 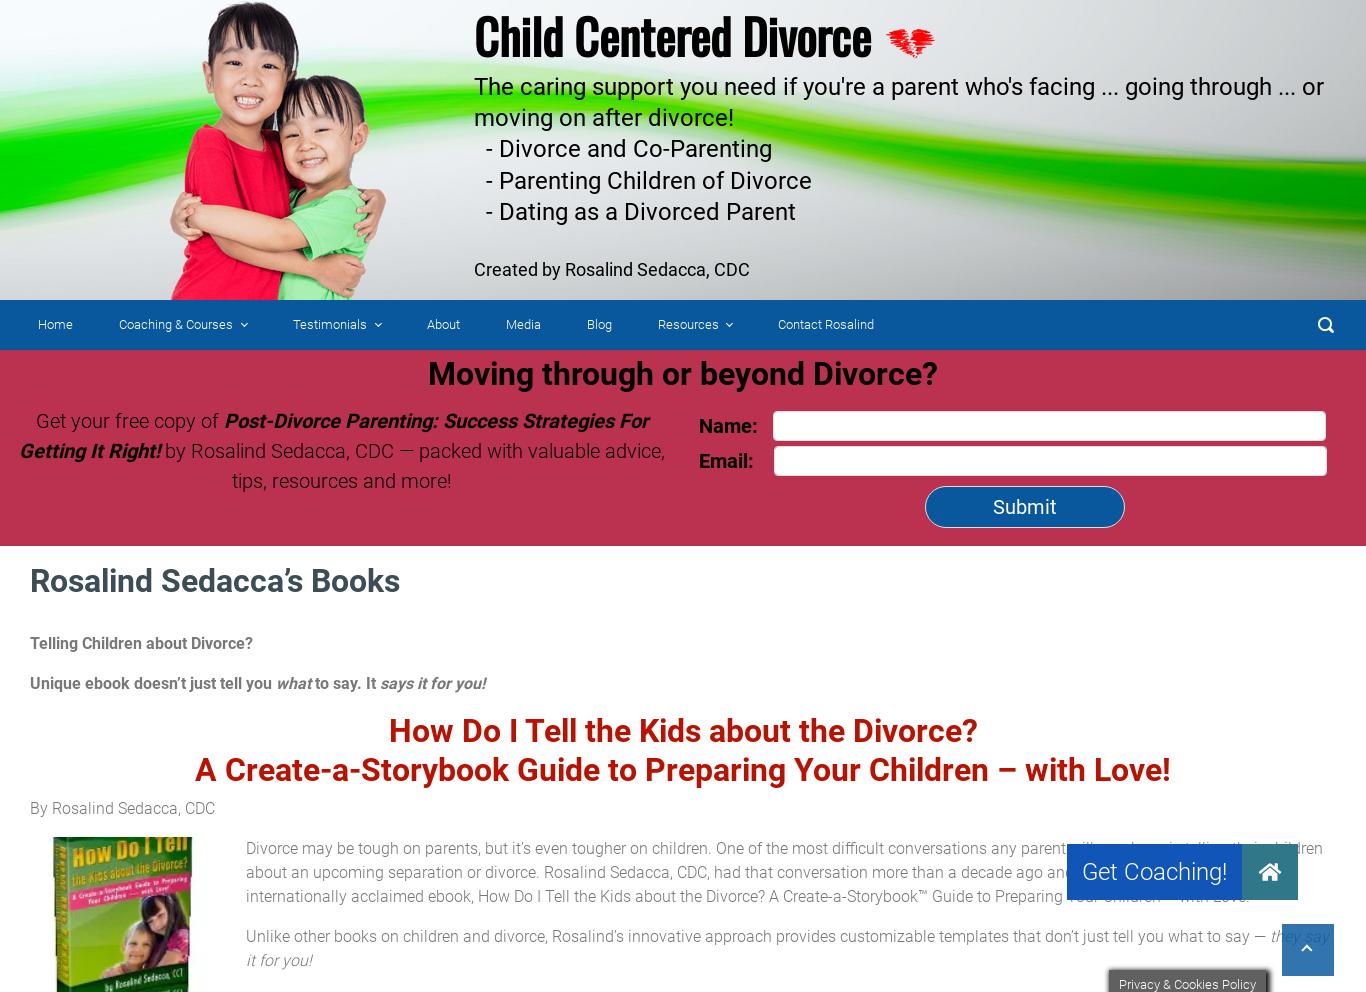 I want to click on '- Dating as a Divorced Parent', so click(x=474, y=210).